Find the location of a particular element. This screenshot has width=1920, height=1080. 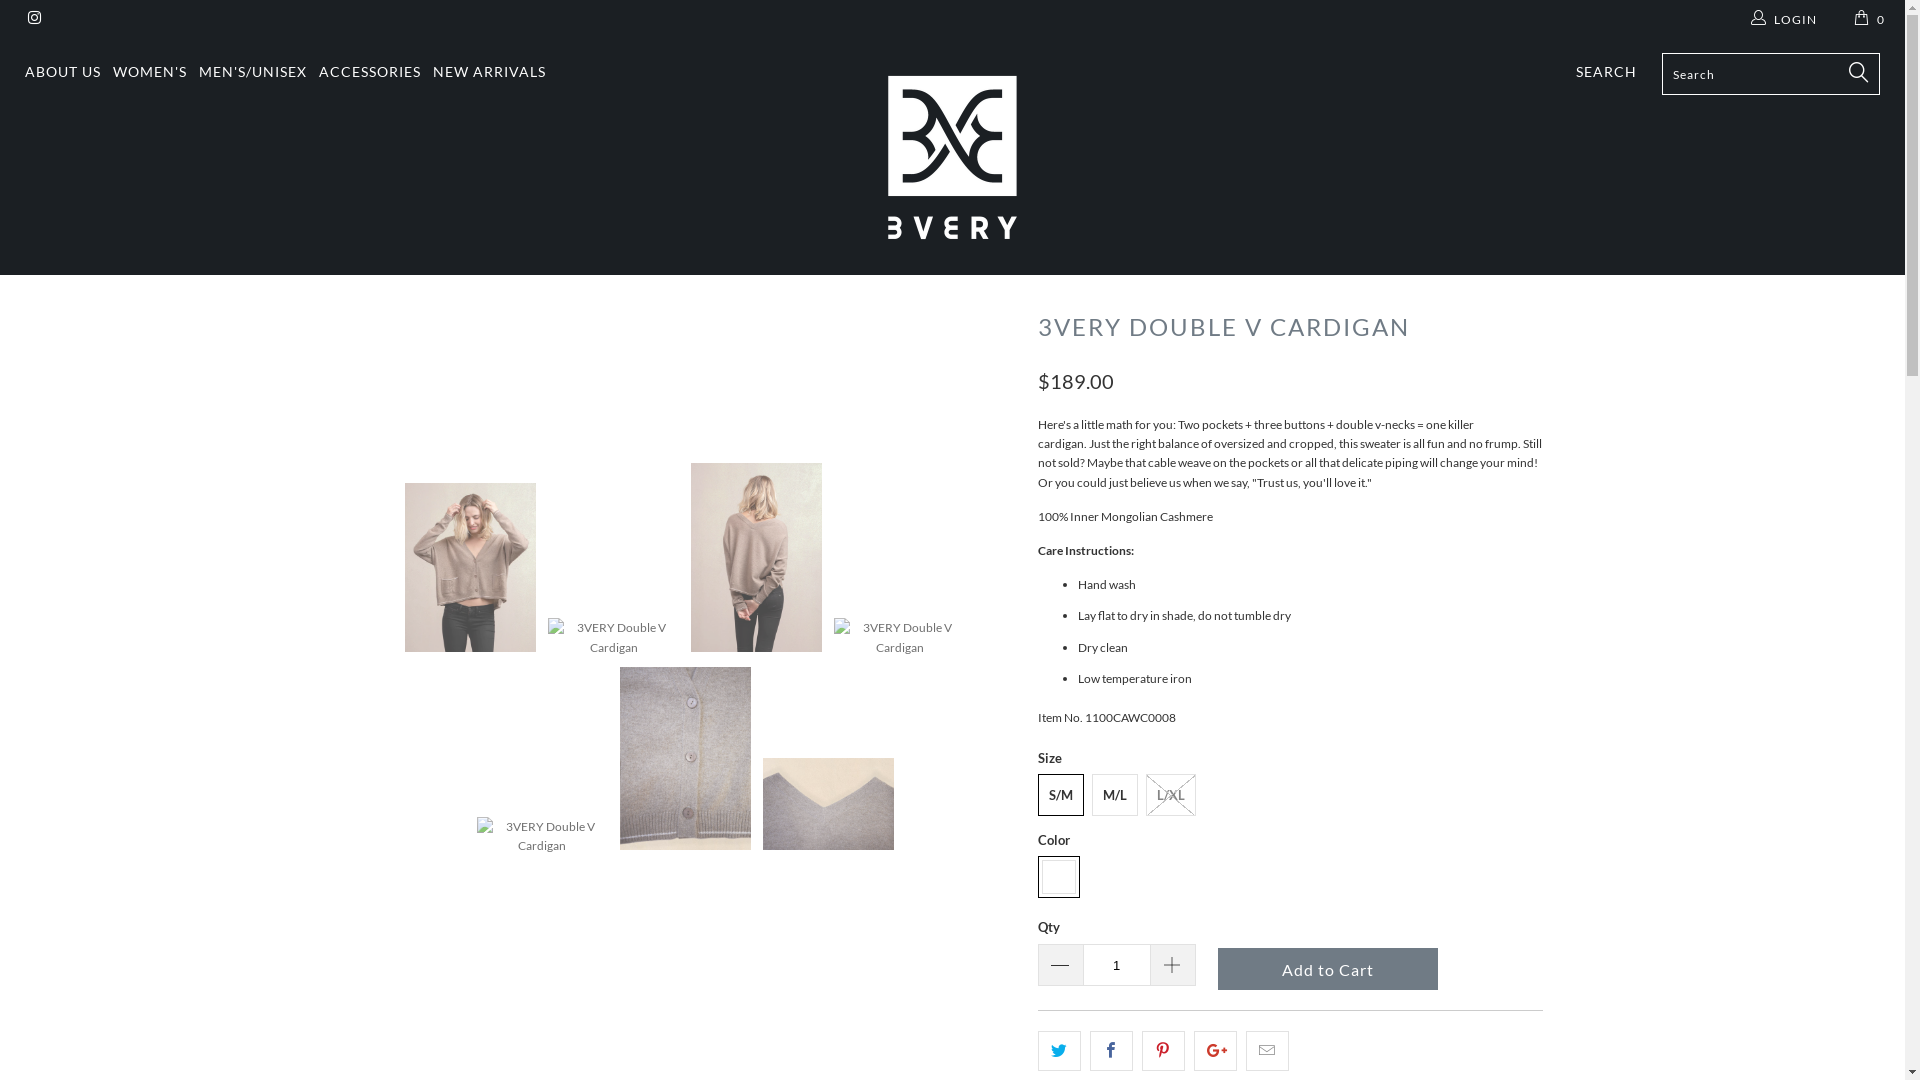

'SEARCH' is located at coordinates (1606, 71).